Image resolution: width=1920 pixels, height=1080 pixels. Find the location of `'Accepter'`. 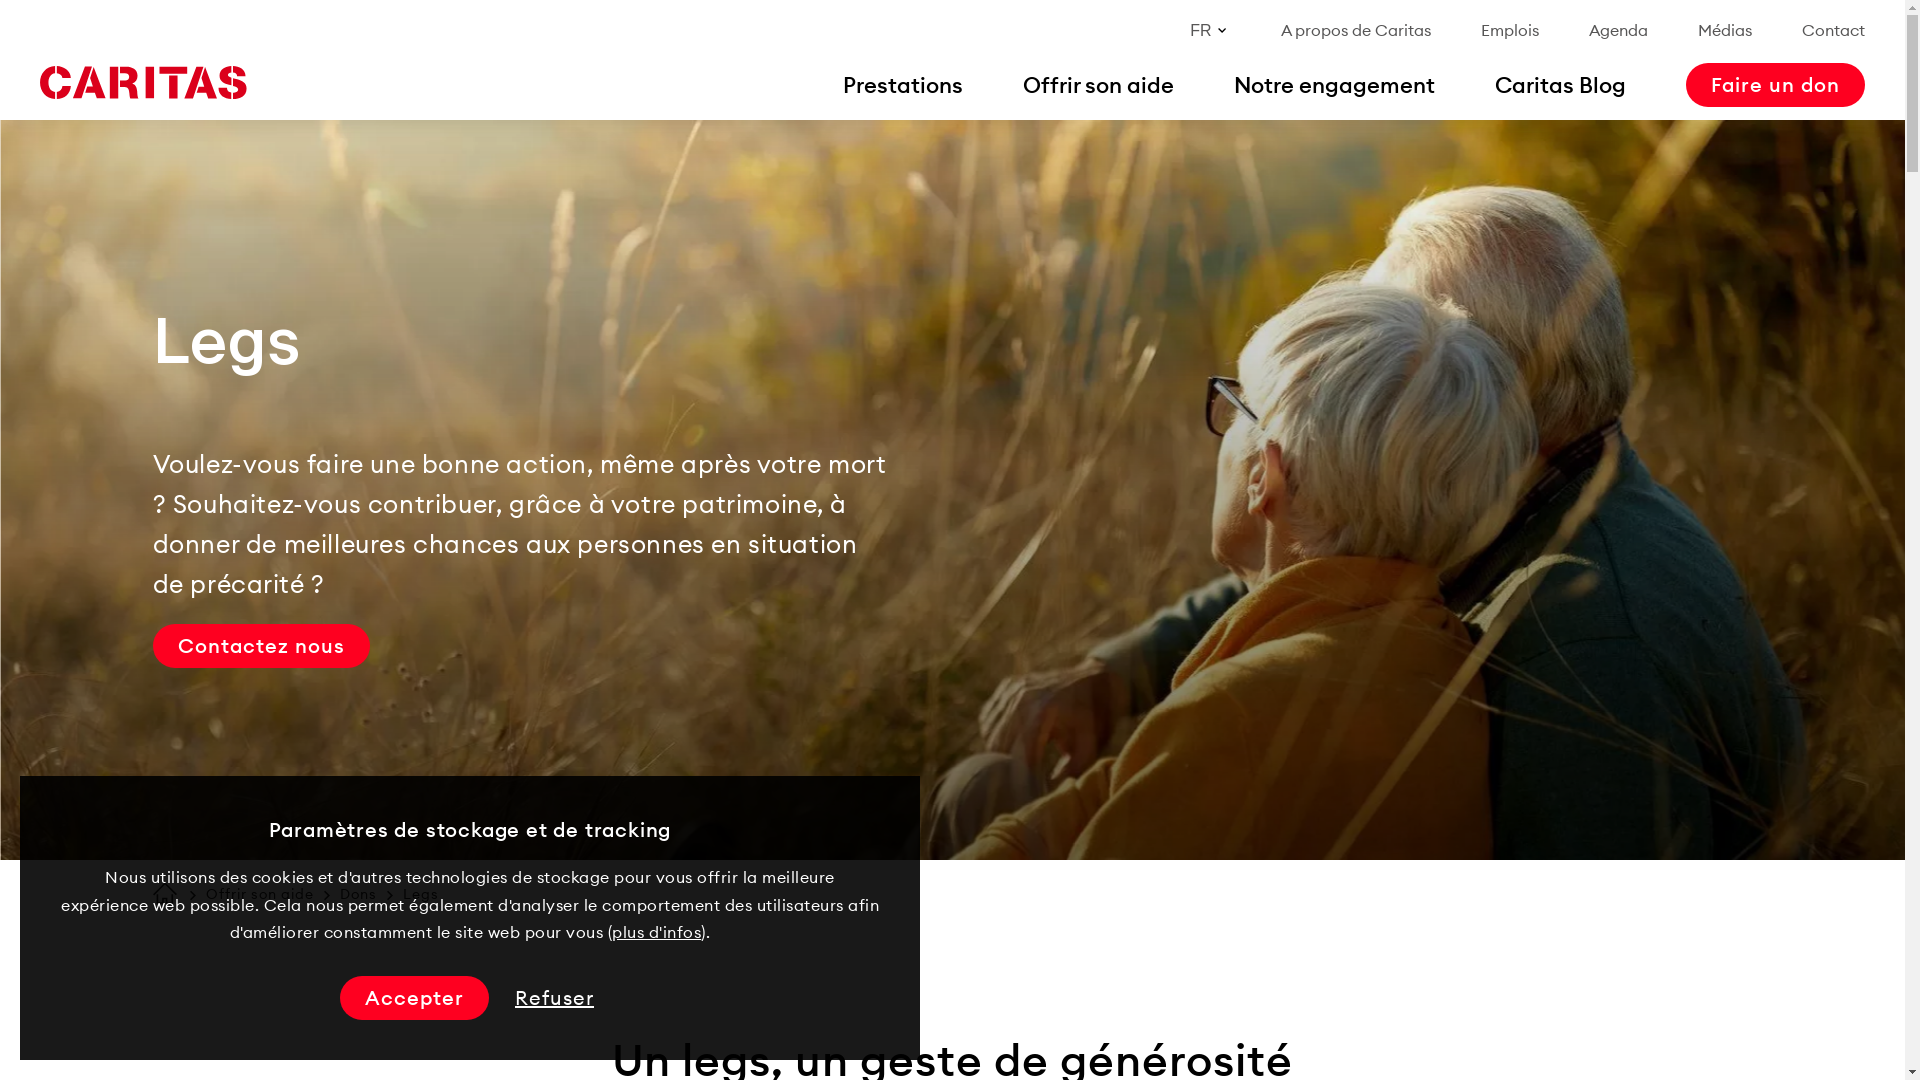

'Accepter' is located at coordinates (413, 998).